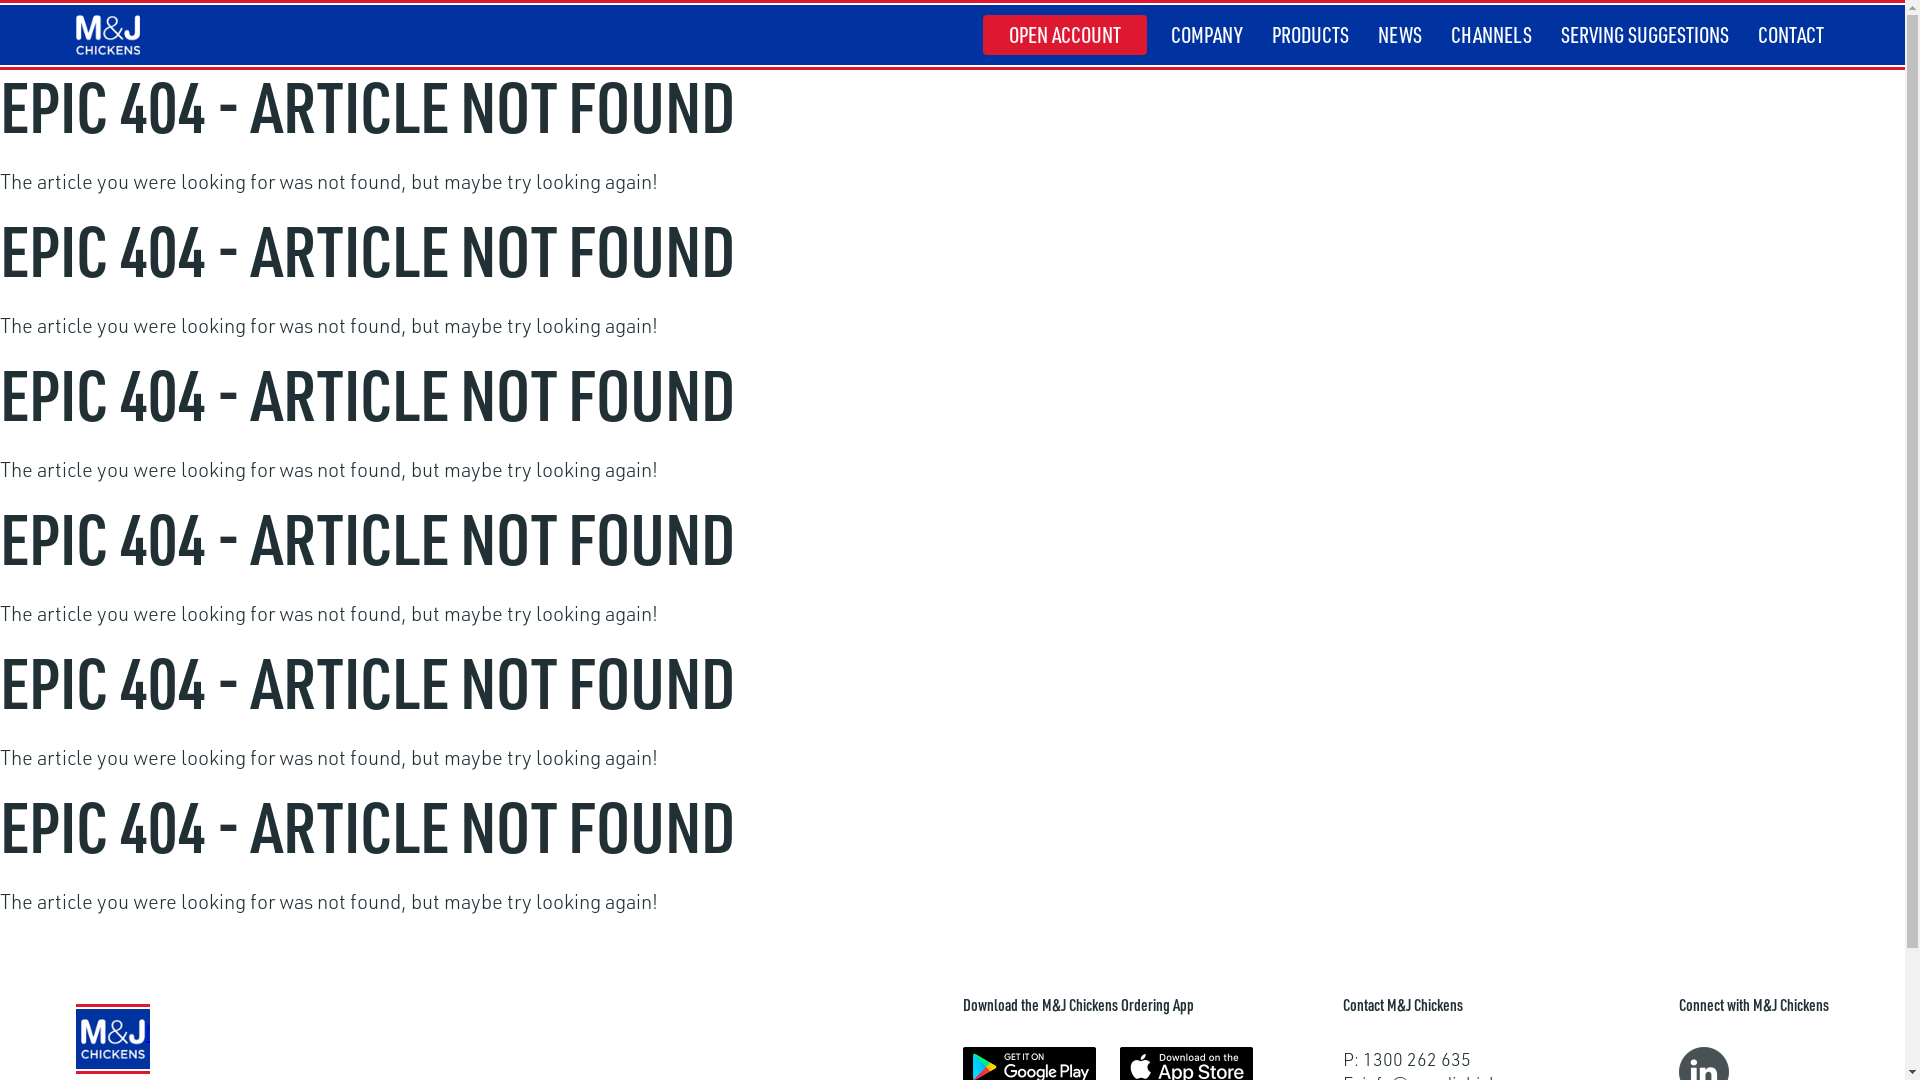  I want to click on '1300 262 635', so click(1415, 1058).